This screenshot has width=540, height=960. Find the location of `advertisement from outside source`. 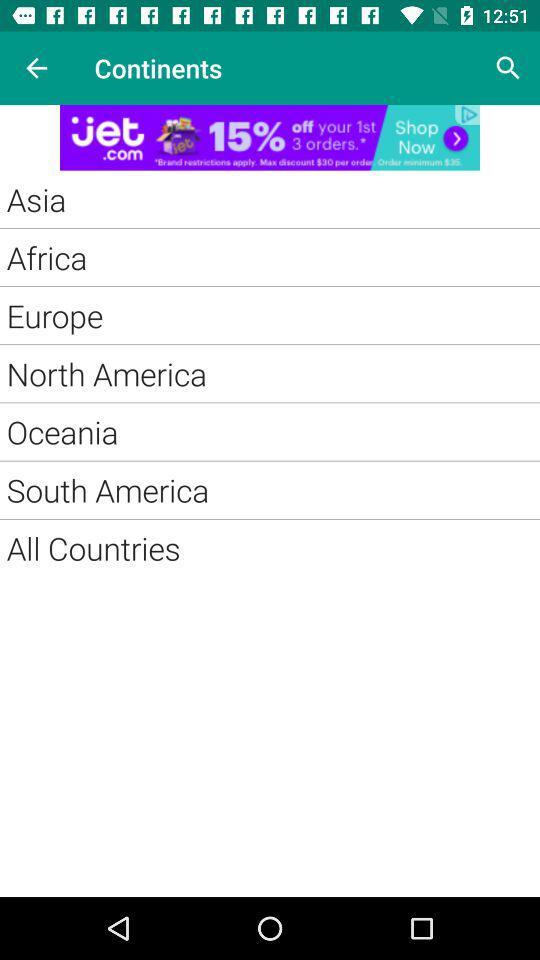

advertisement from outside source is located at coordinates (270, 136).